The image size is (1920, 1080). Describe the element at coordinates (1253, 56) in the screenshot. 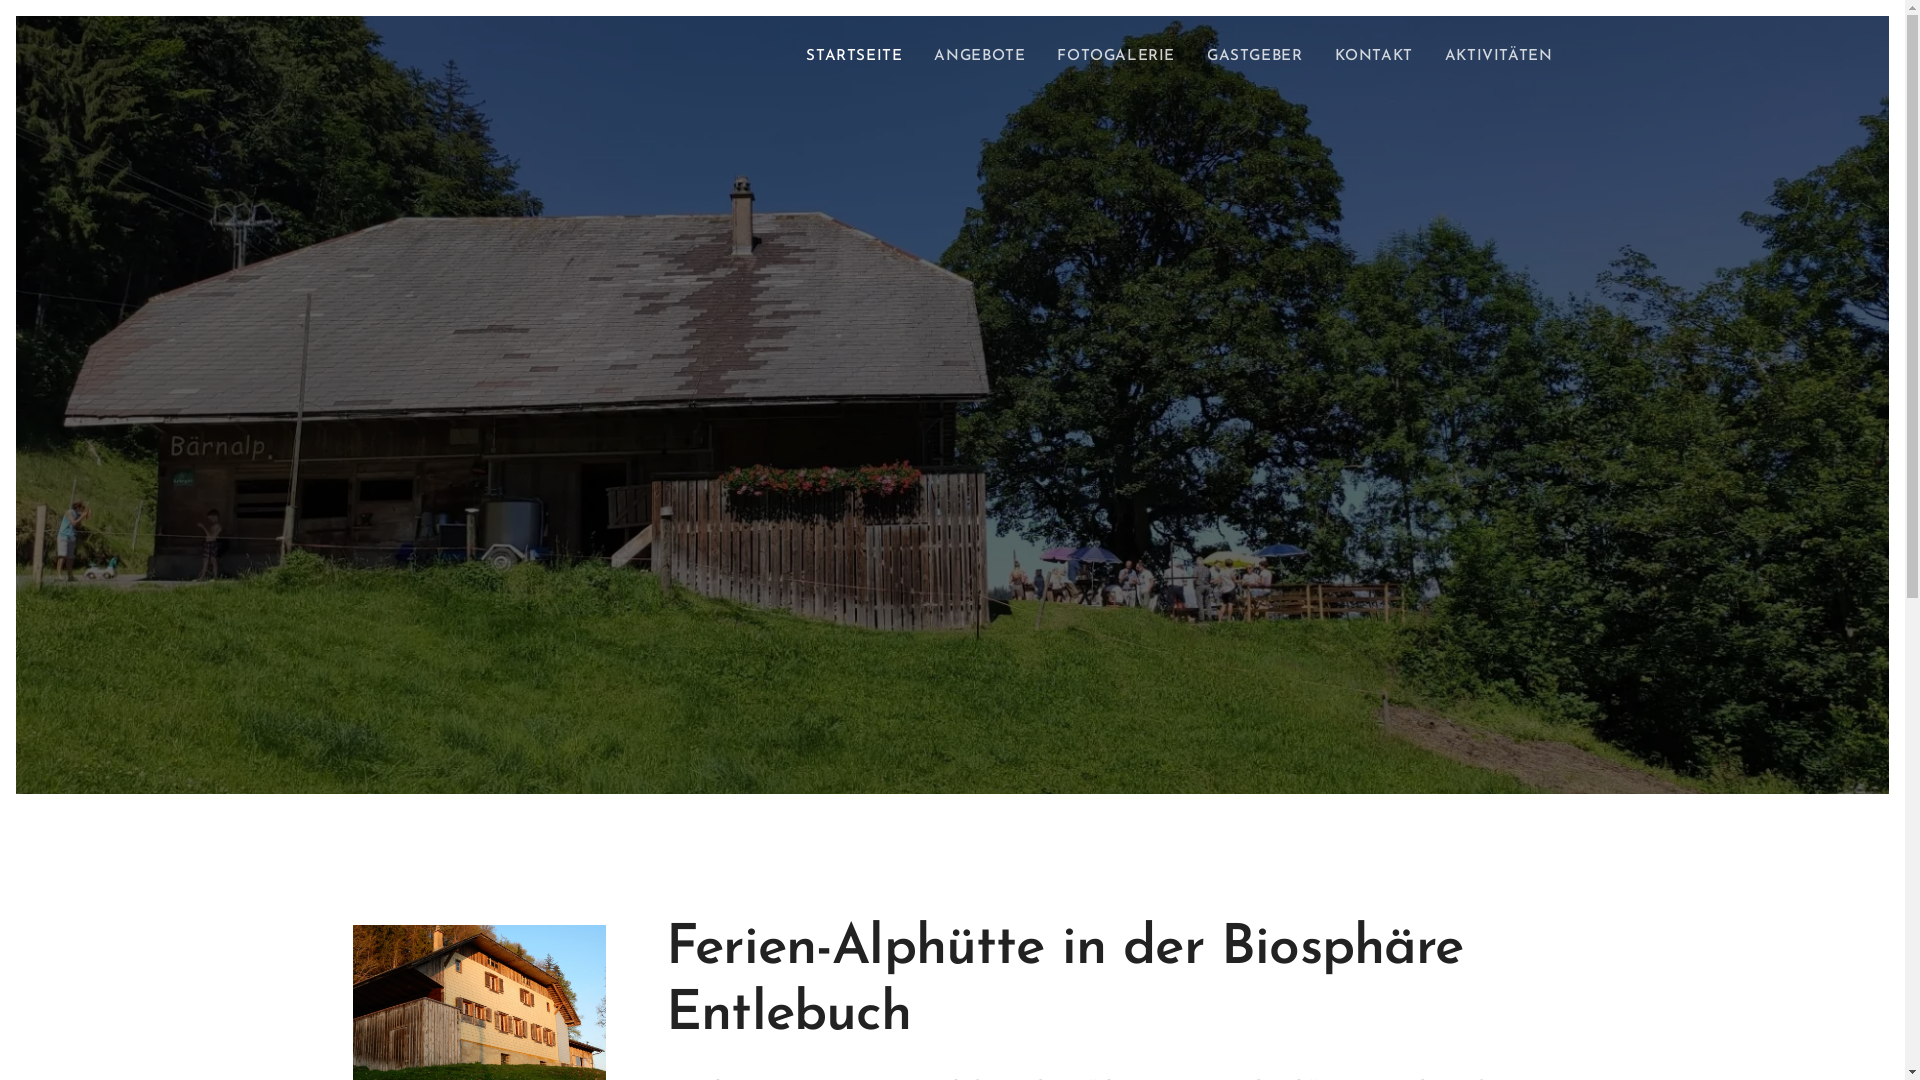

I see `'GASTGEBER'` at that location.